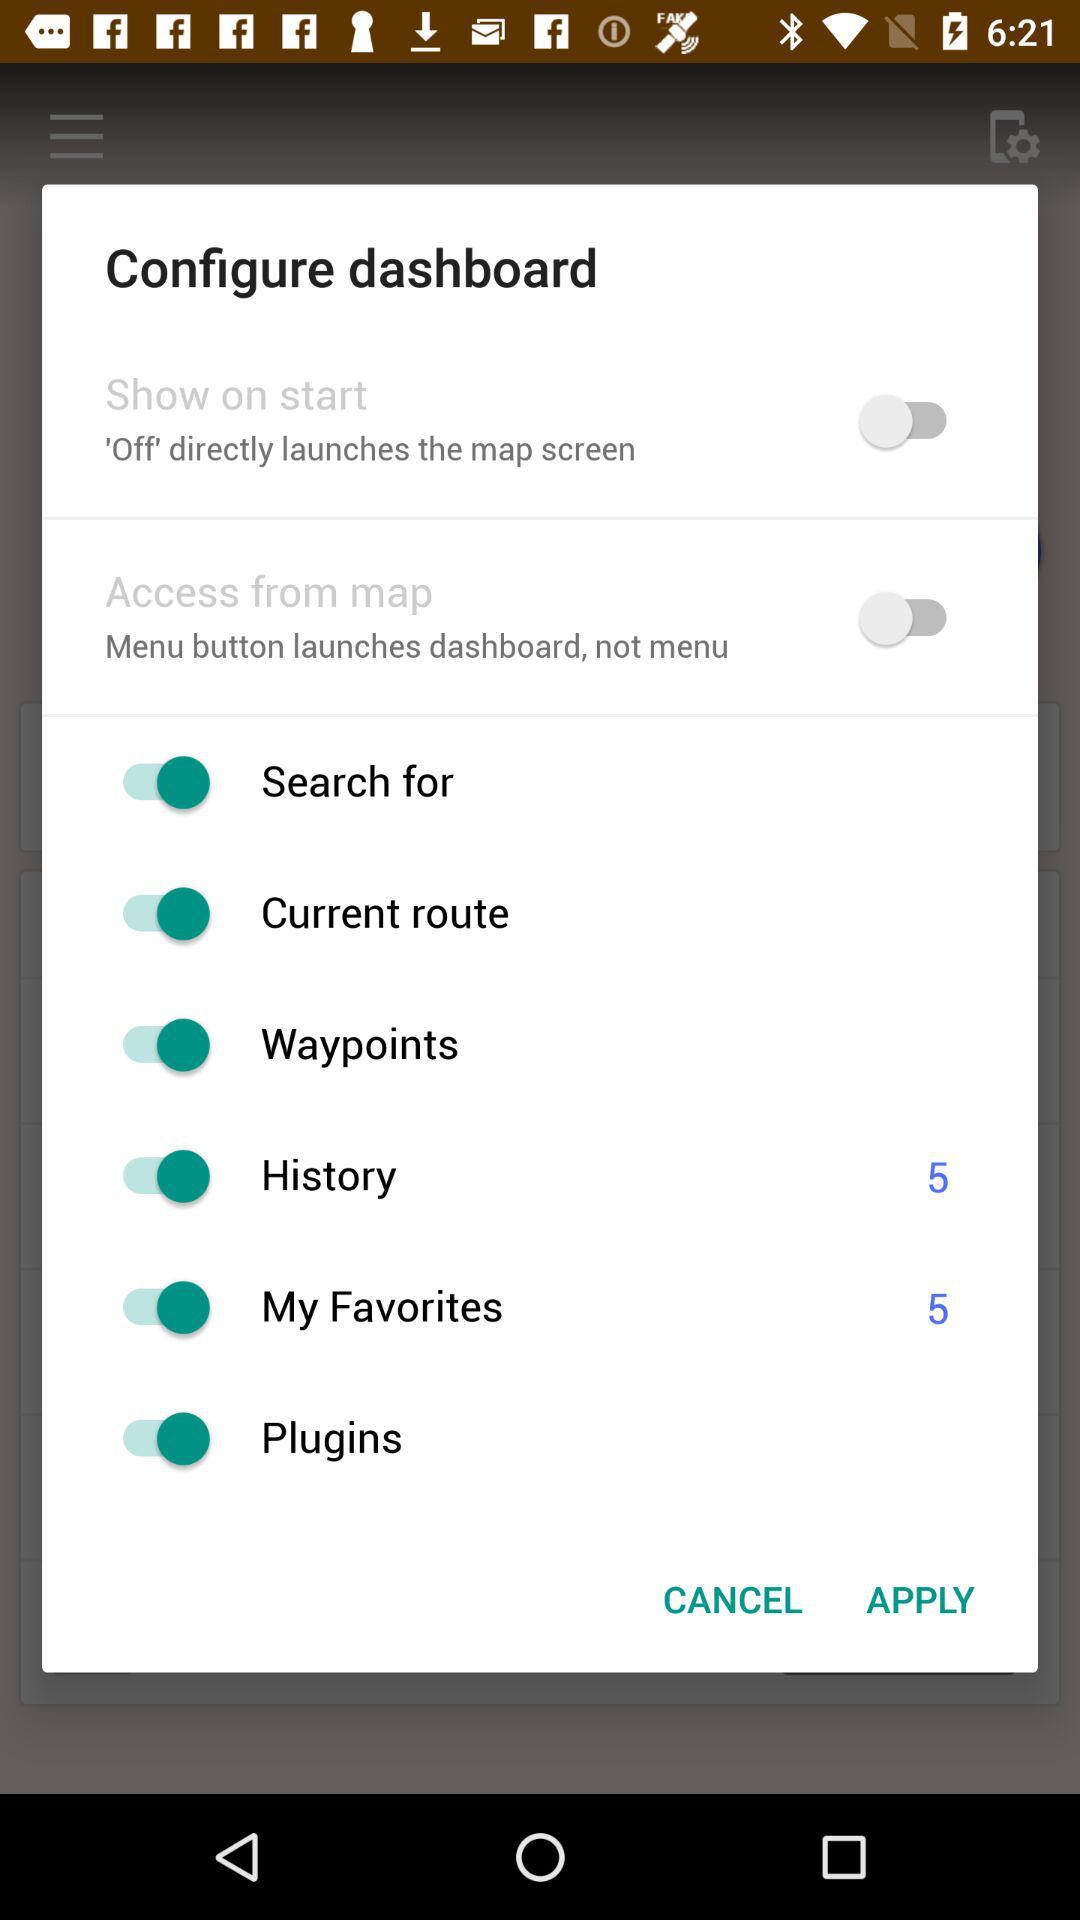 This screenshot has width=1080, height=1920. I want to click on the cancel, so click(733, 1597).